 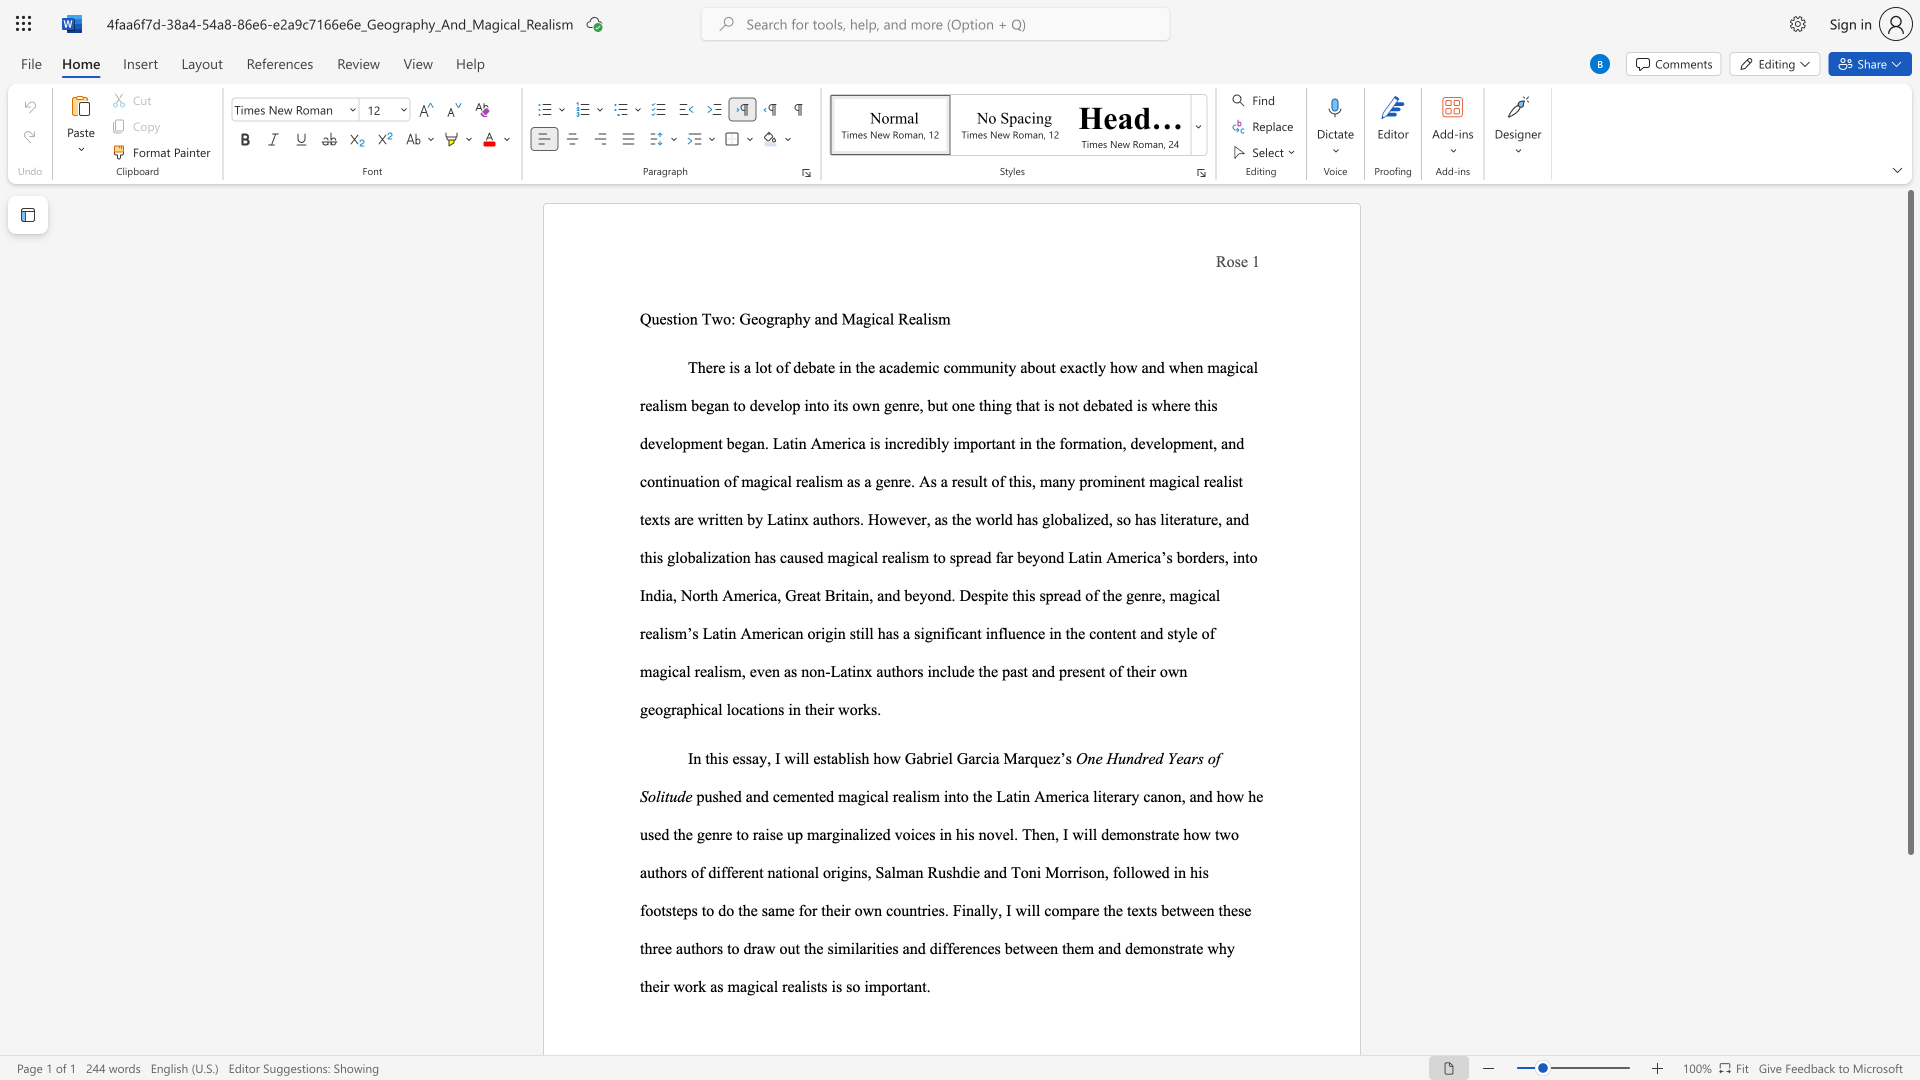 I want to click on the 1th character "p" in the text, so click(x=789, y=318).